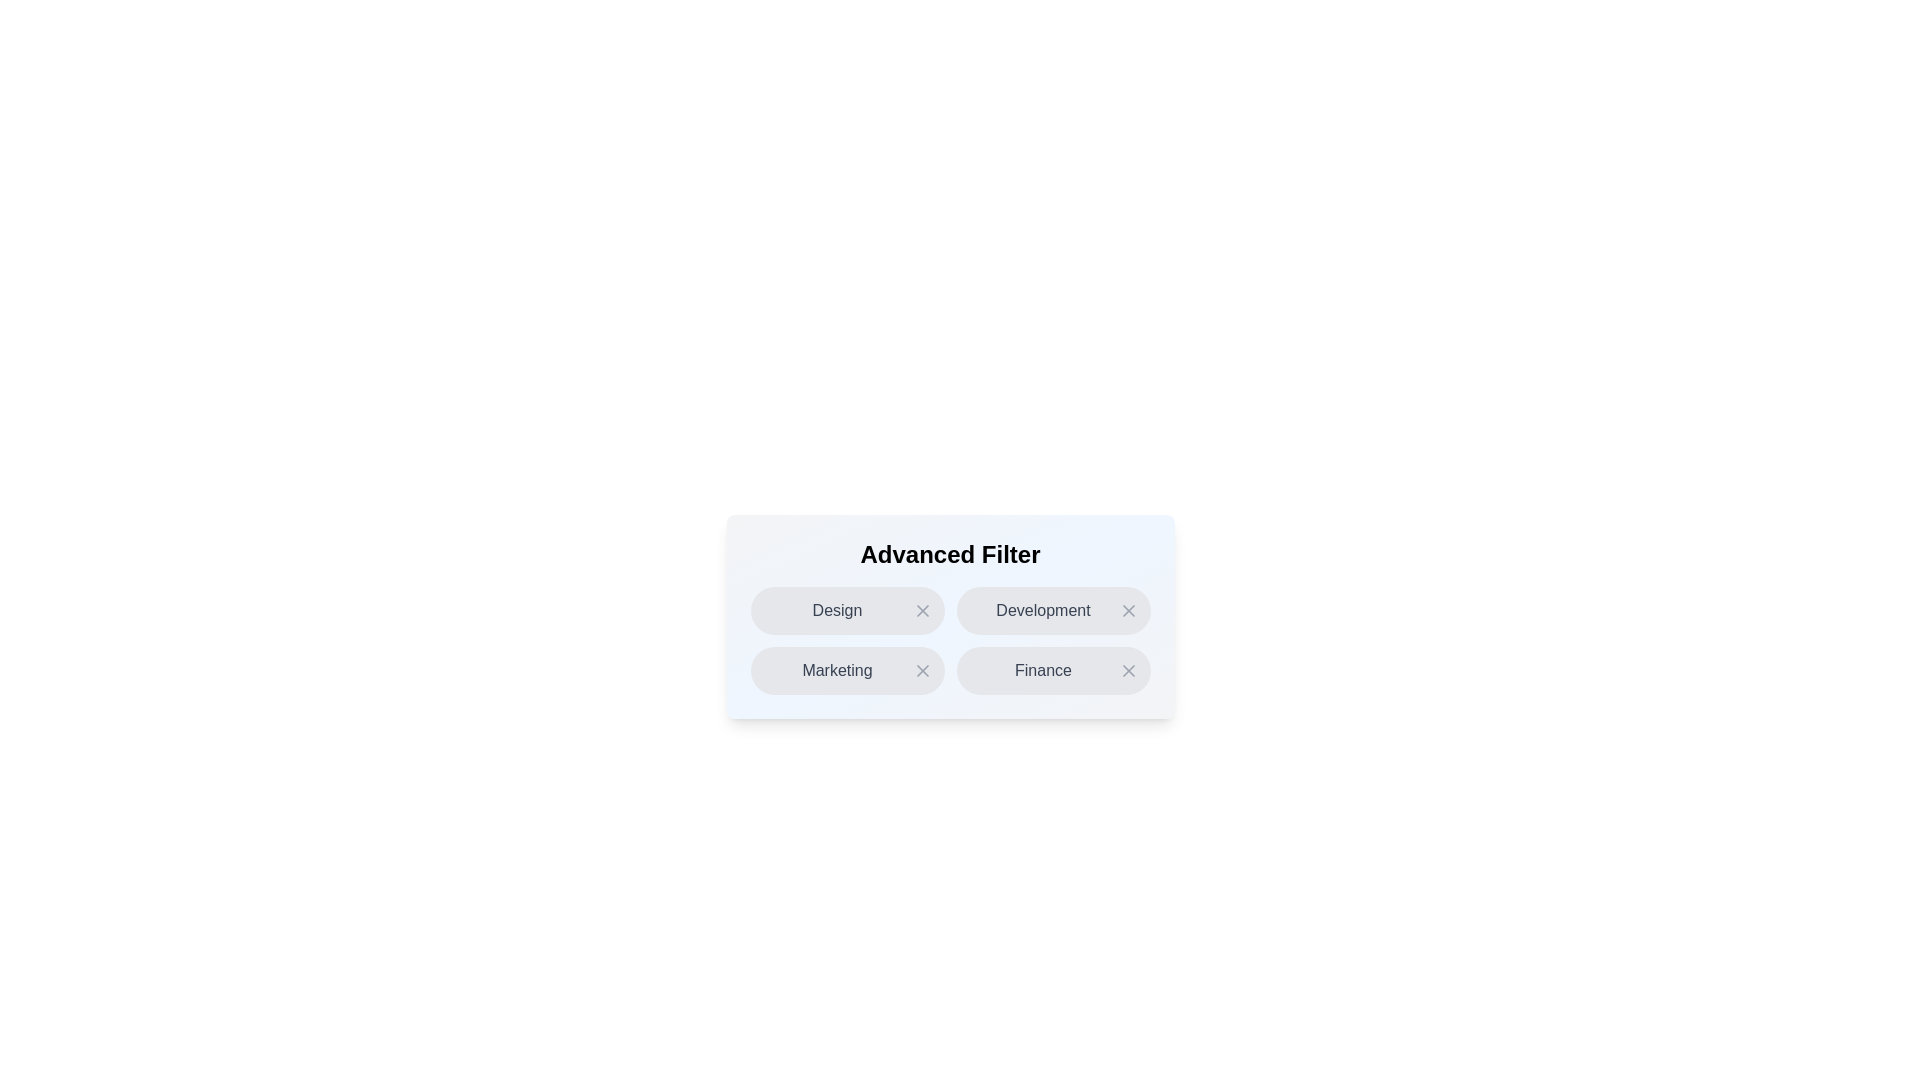 The height and width of the screenshot is (1080, 1920). I want to click on the chip labeled Design, so click(847, 609).